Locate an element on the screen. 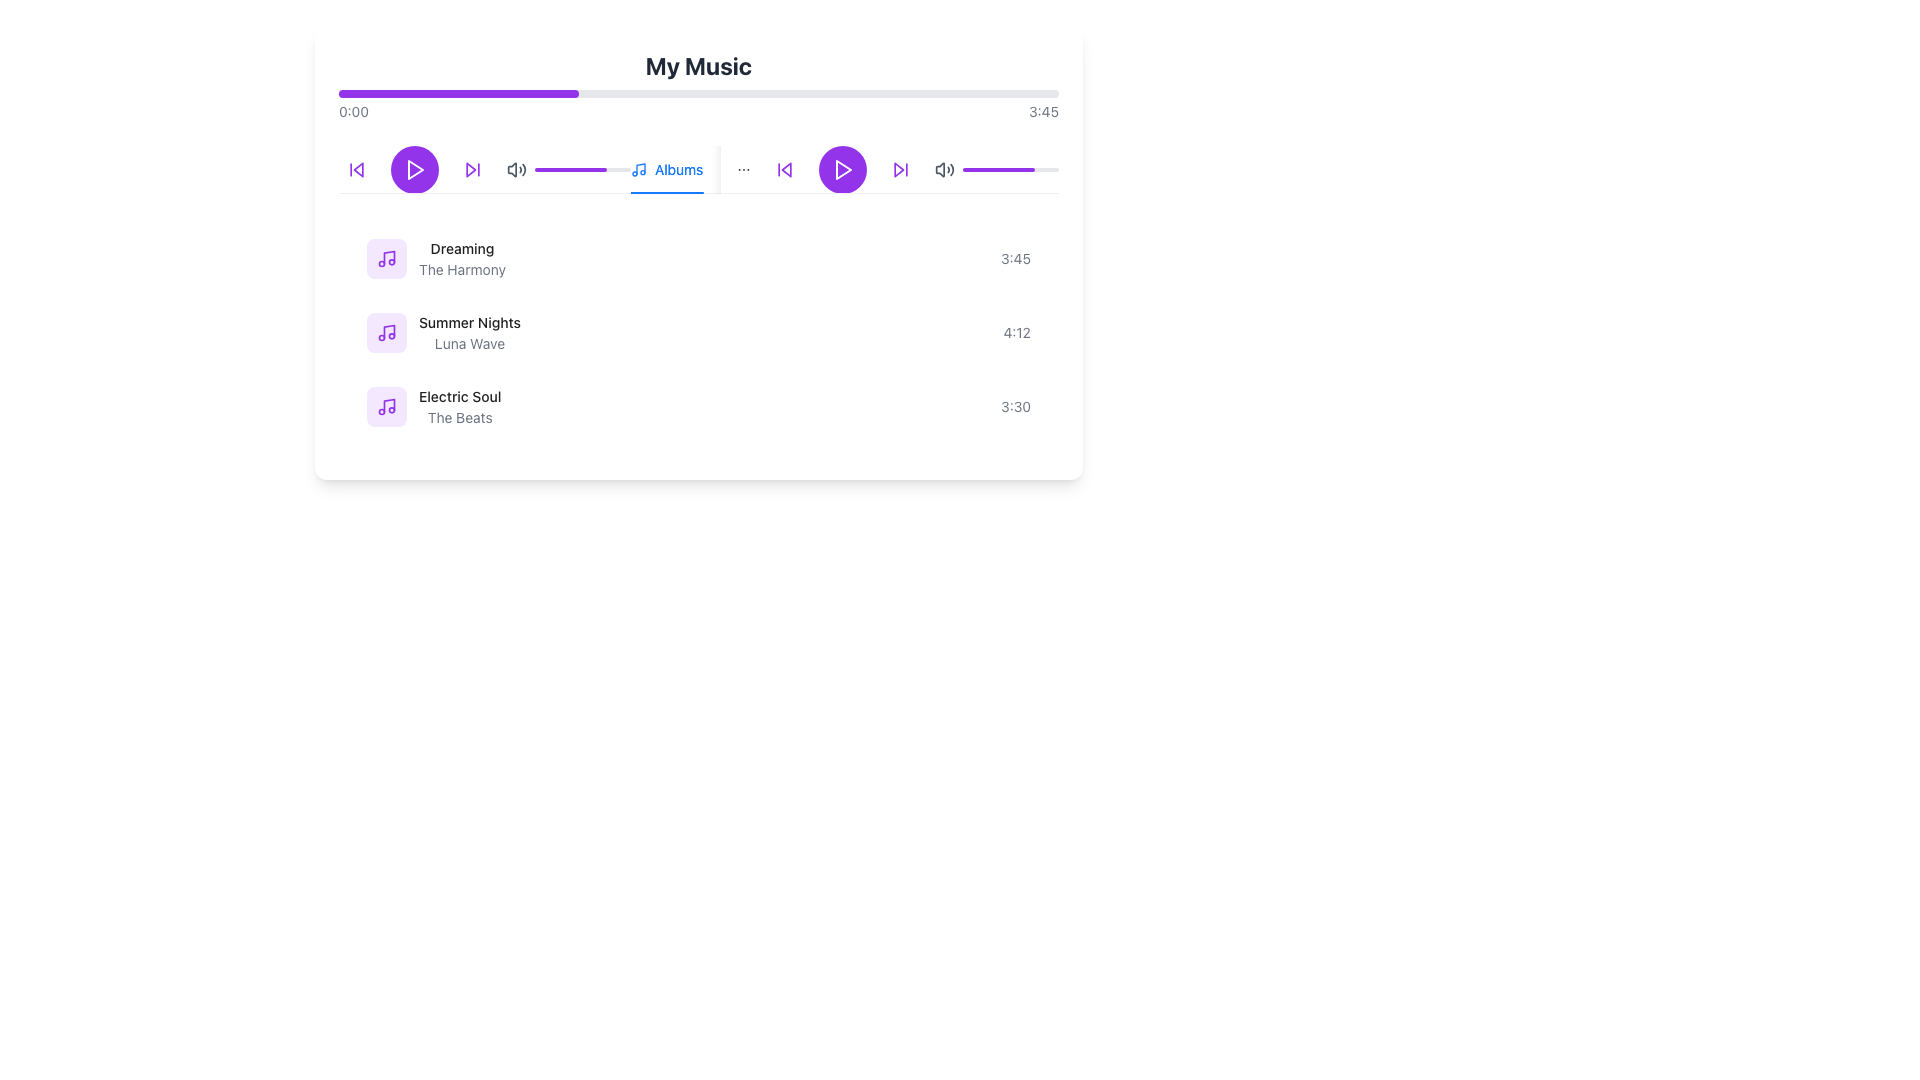 The height and width of the screenshot is (1080, 1920). playback position is located at coordinates (548, 168).